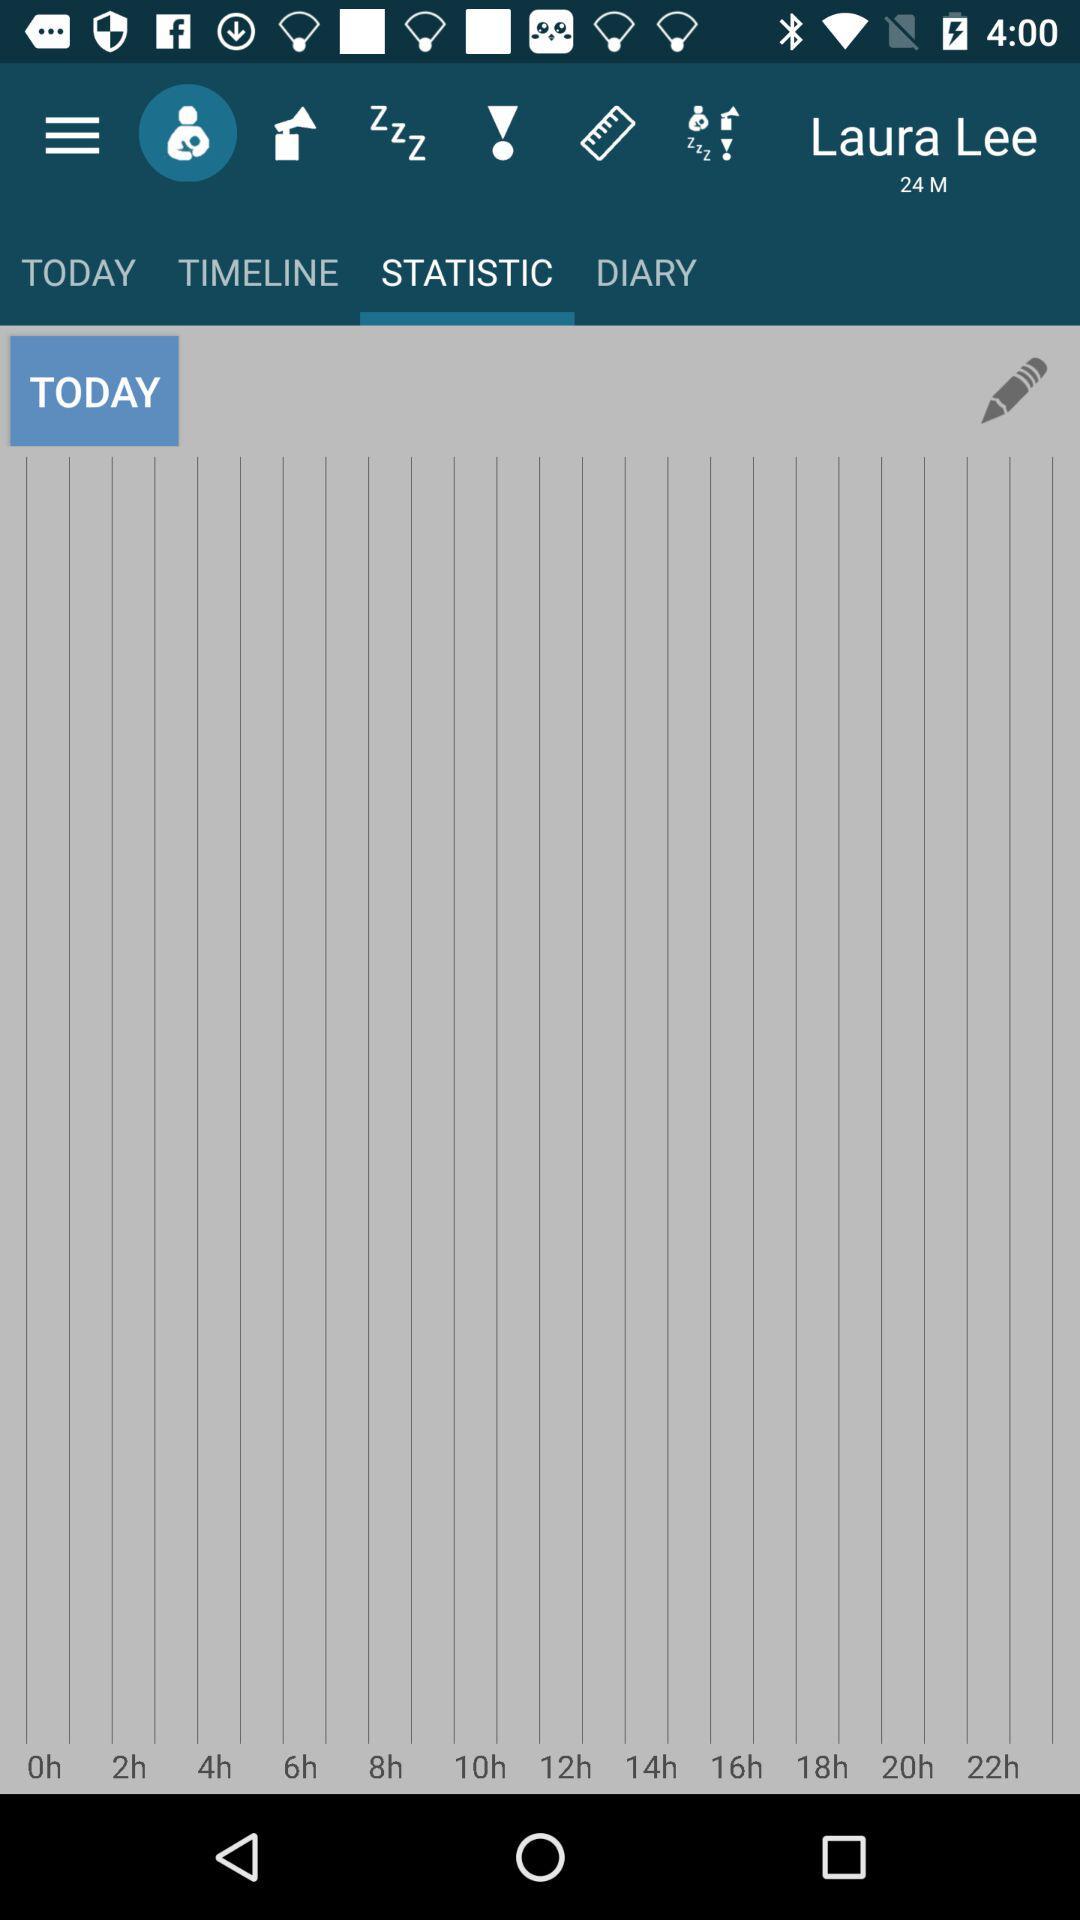 The height and width of the screenshot is (1920, 1080). Describe the element at coordinates (1014, 391) in the screenshot. I see `the edit icon` at that location.